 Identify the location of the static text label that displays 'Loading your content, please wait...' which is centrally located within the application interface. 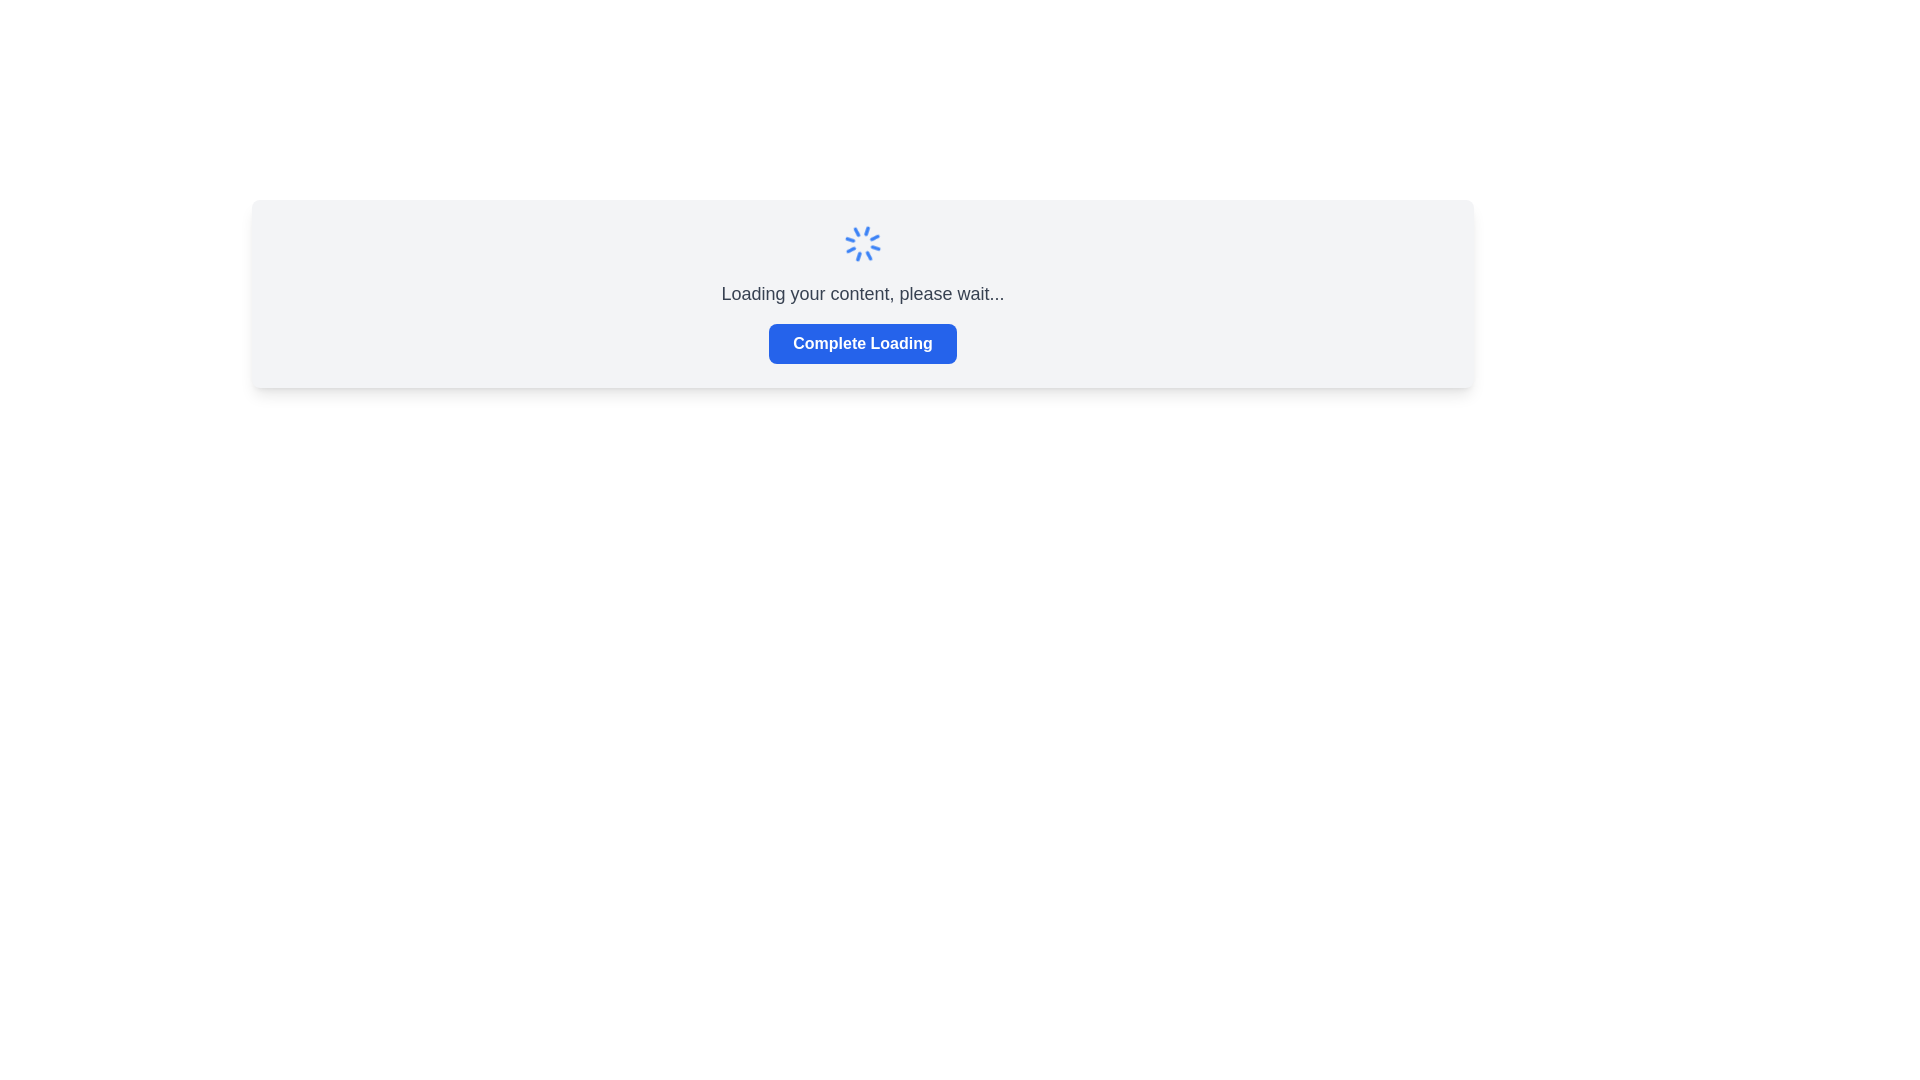
(863, 293).